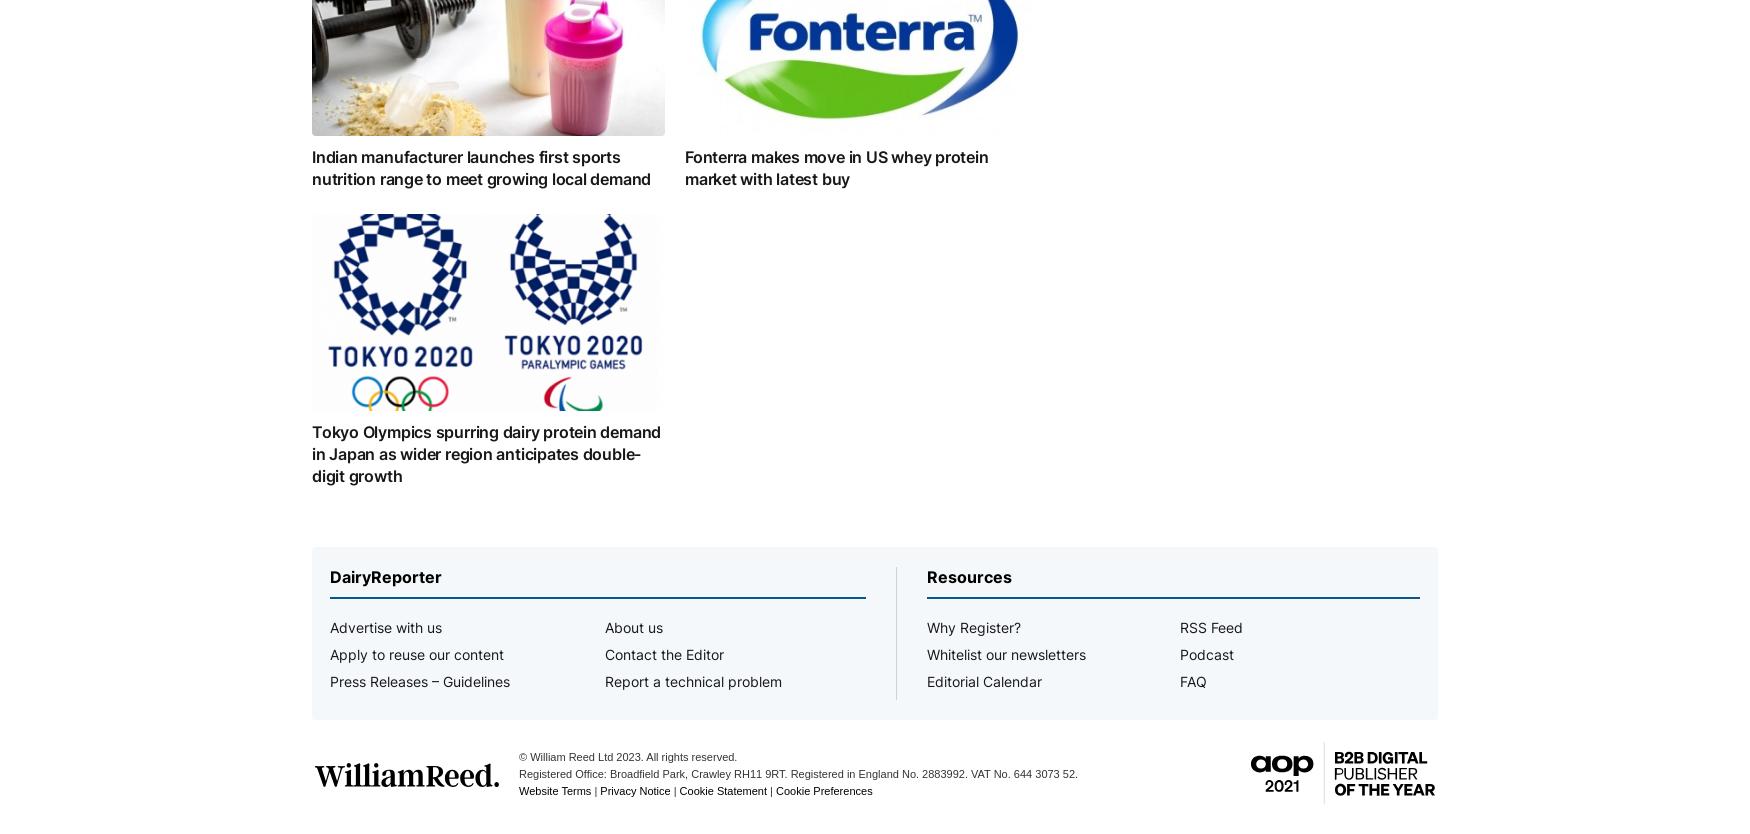 Image resolution: width=1750 pixels, height=834 pixels. Describe the element at coordinates (416, 653) in the screenshot. I see `'Apply to reuse our content'` at that location.